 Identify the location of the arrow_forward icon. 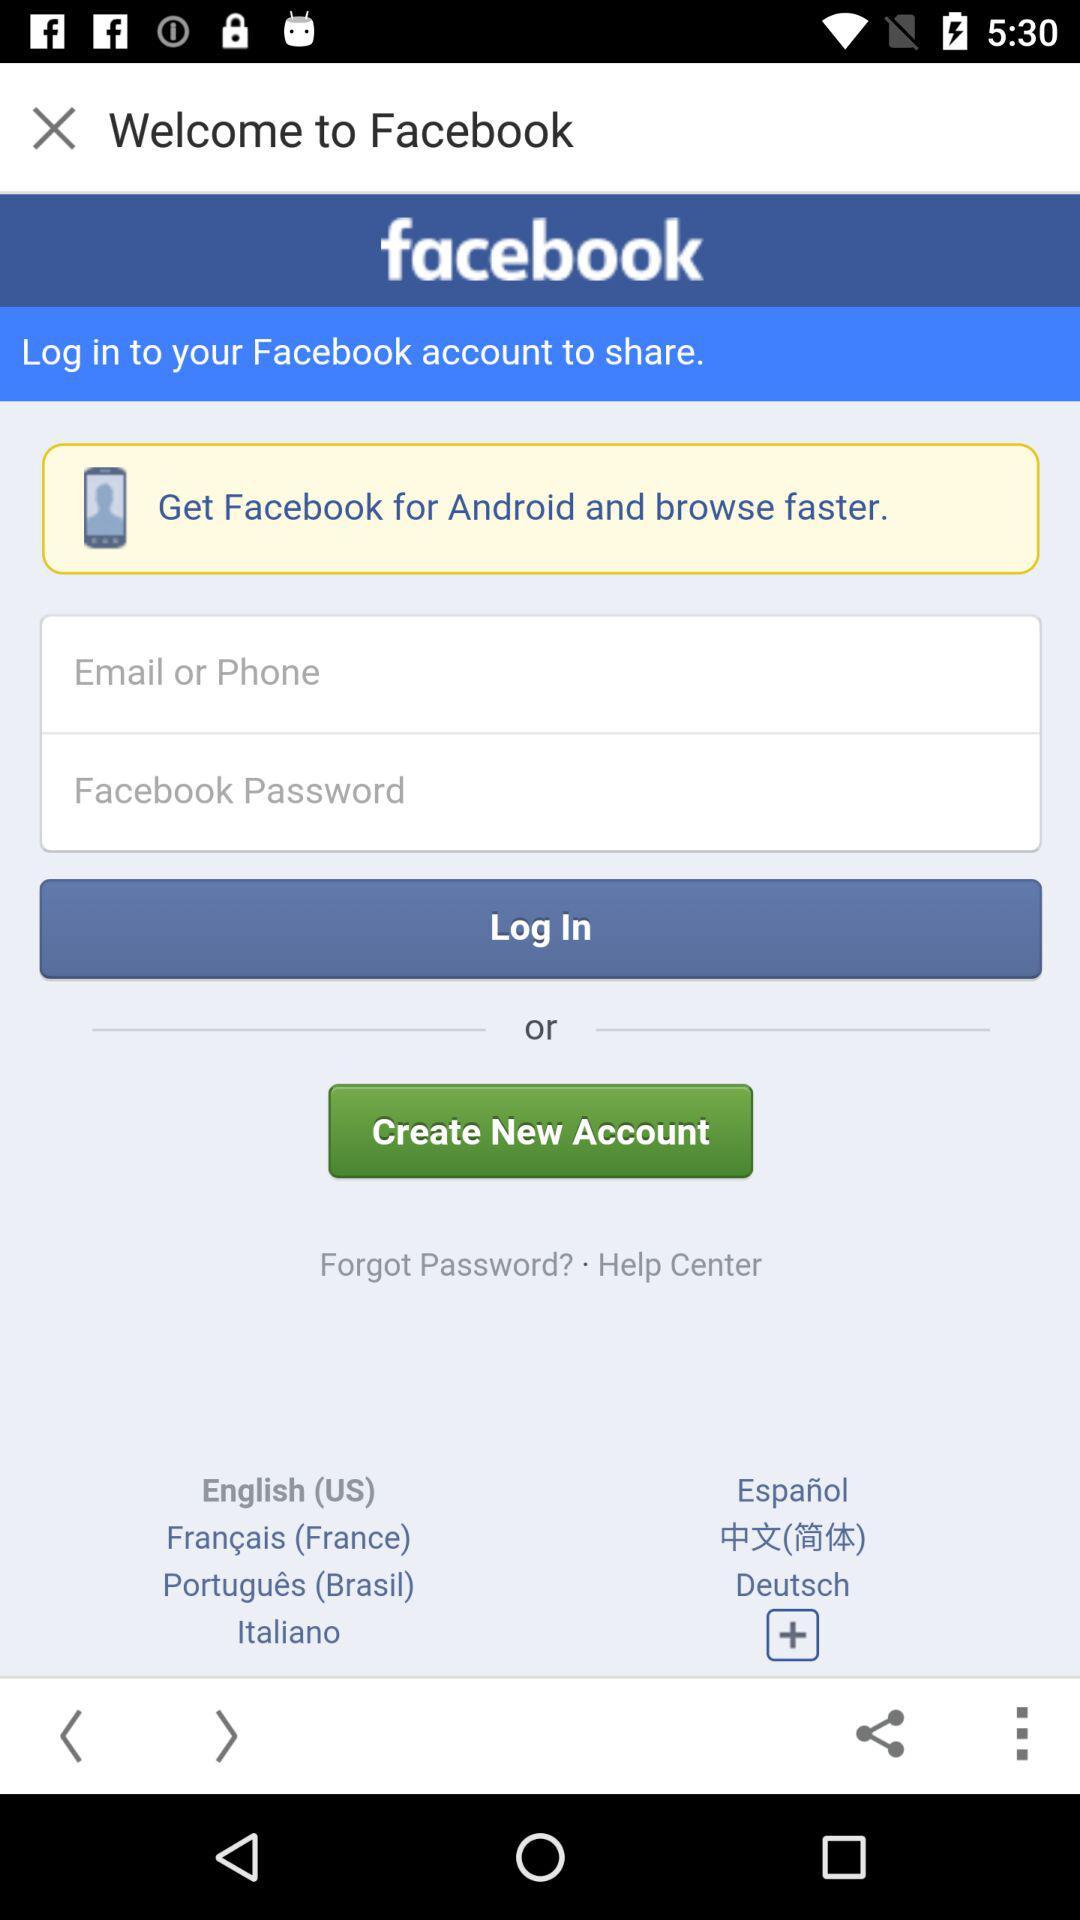
(224, 1733).